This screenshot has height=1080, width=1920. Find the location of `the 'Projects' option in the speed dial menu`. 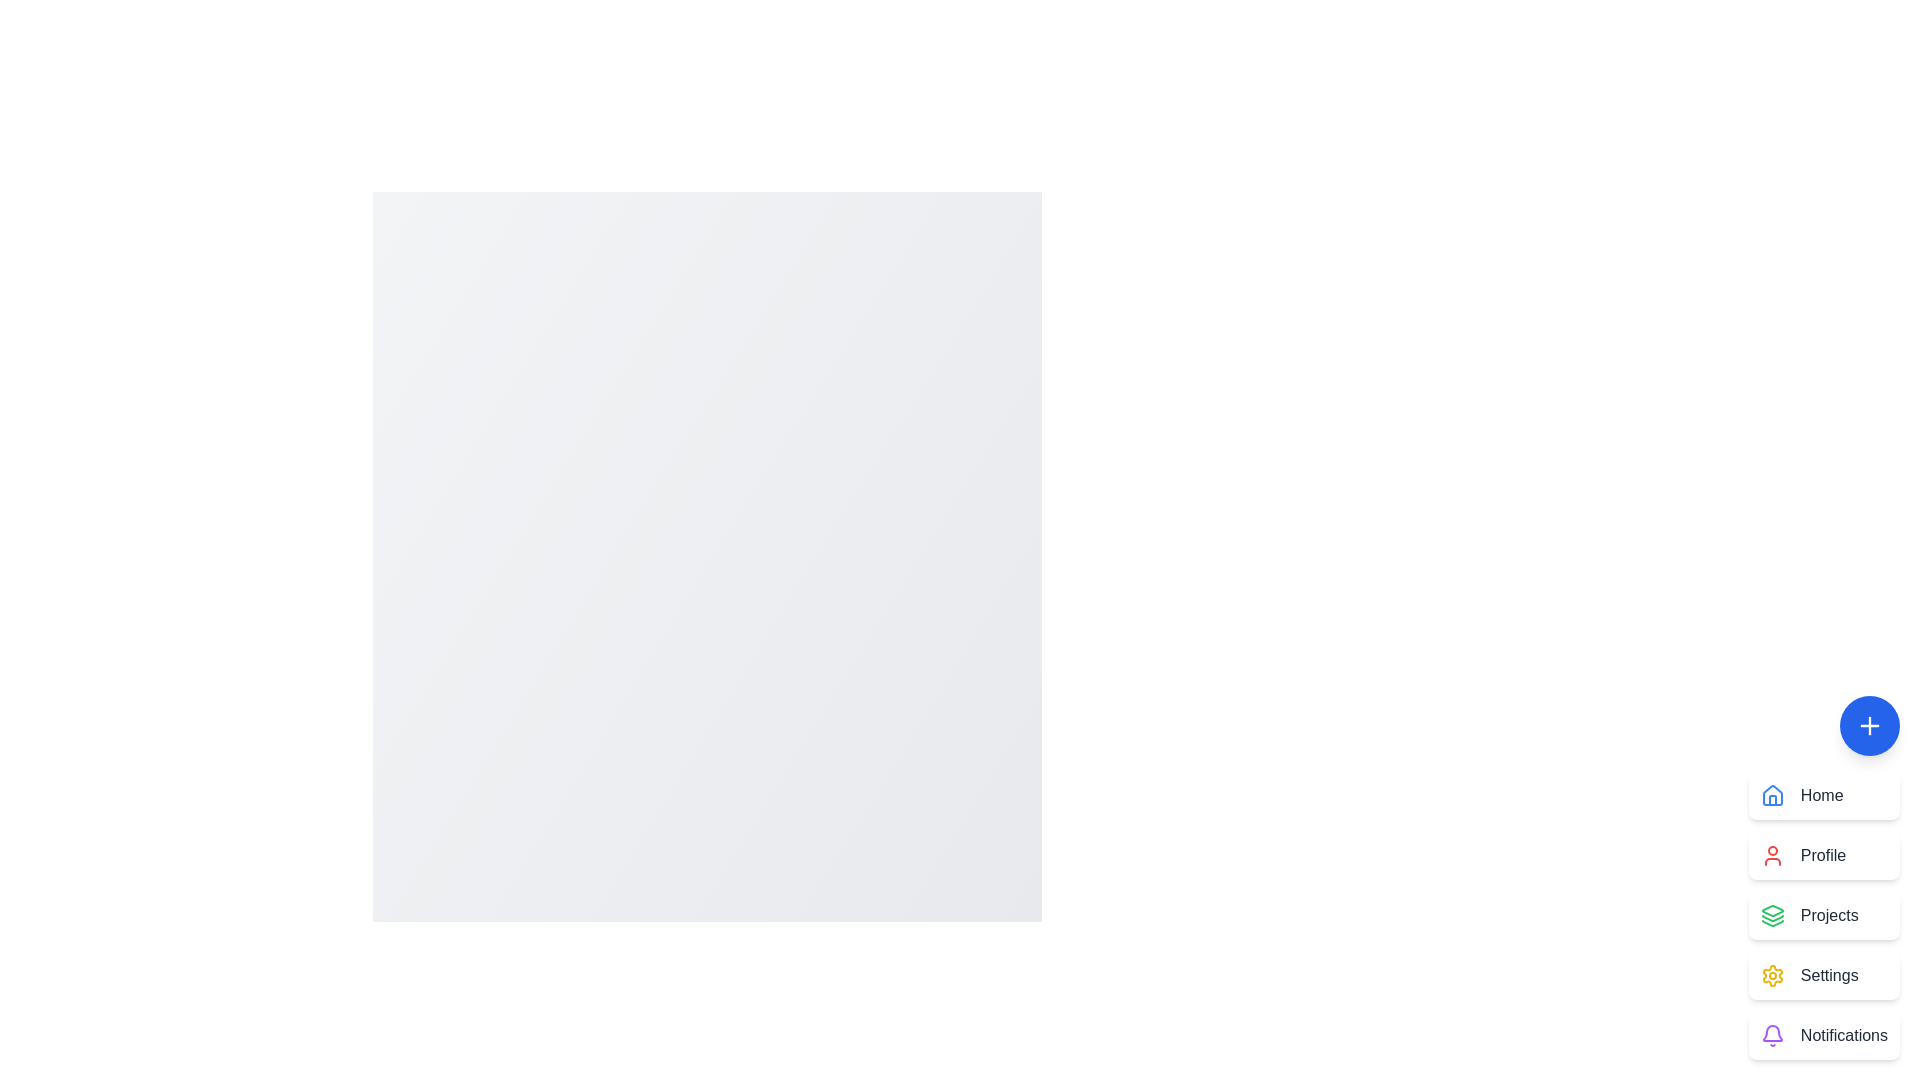

the 'Projects' option in the speed dial menu is located at coordinates (1824, 915).